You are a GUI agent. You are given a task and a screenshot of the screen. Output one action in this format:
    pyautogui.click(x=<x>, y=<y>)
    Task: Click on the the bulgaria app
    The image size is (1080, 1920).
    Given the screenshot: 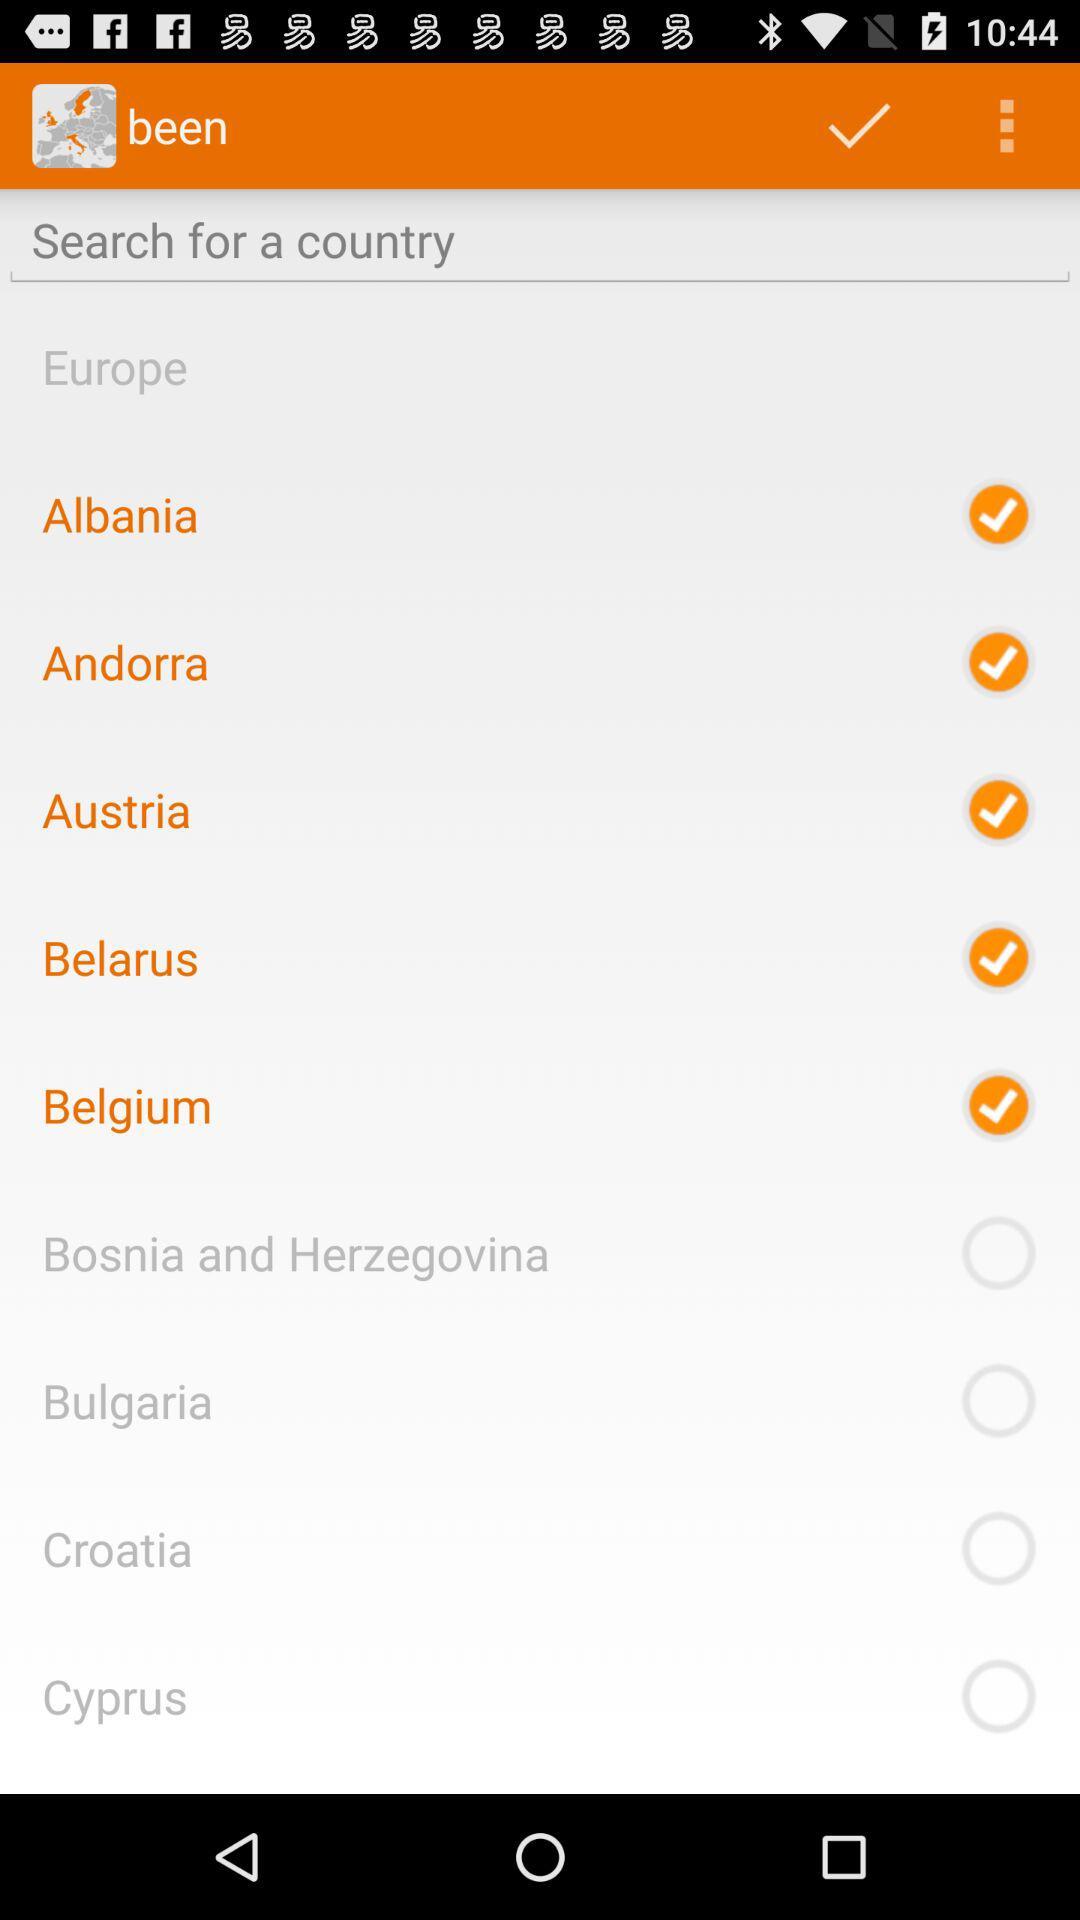 What is the action you would take?
    pyautogui.click(x=127, y=1399)
    